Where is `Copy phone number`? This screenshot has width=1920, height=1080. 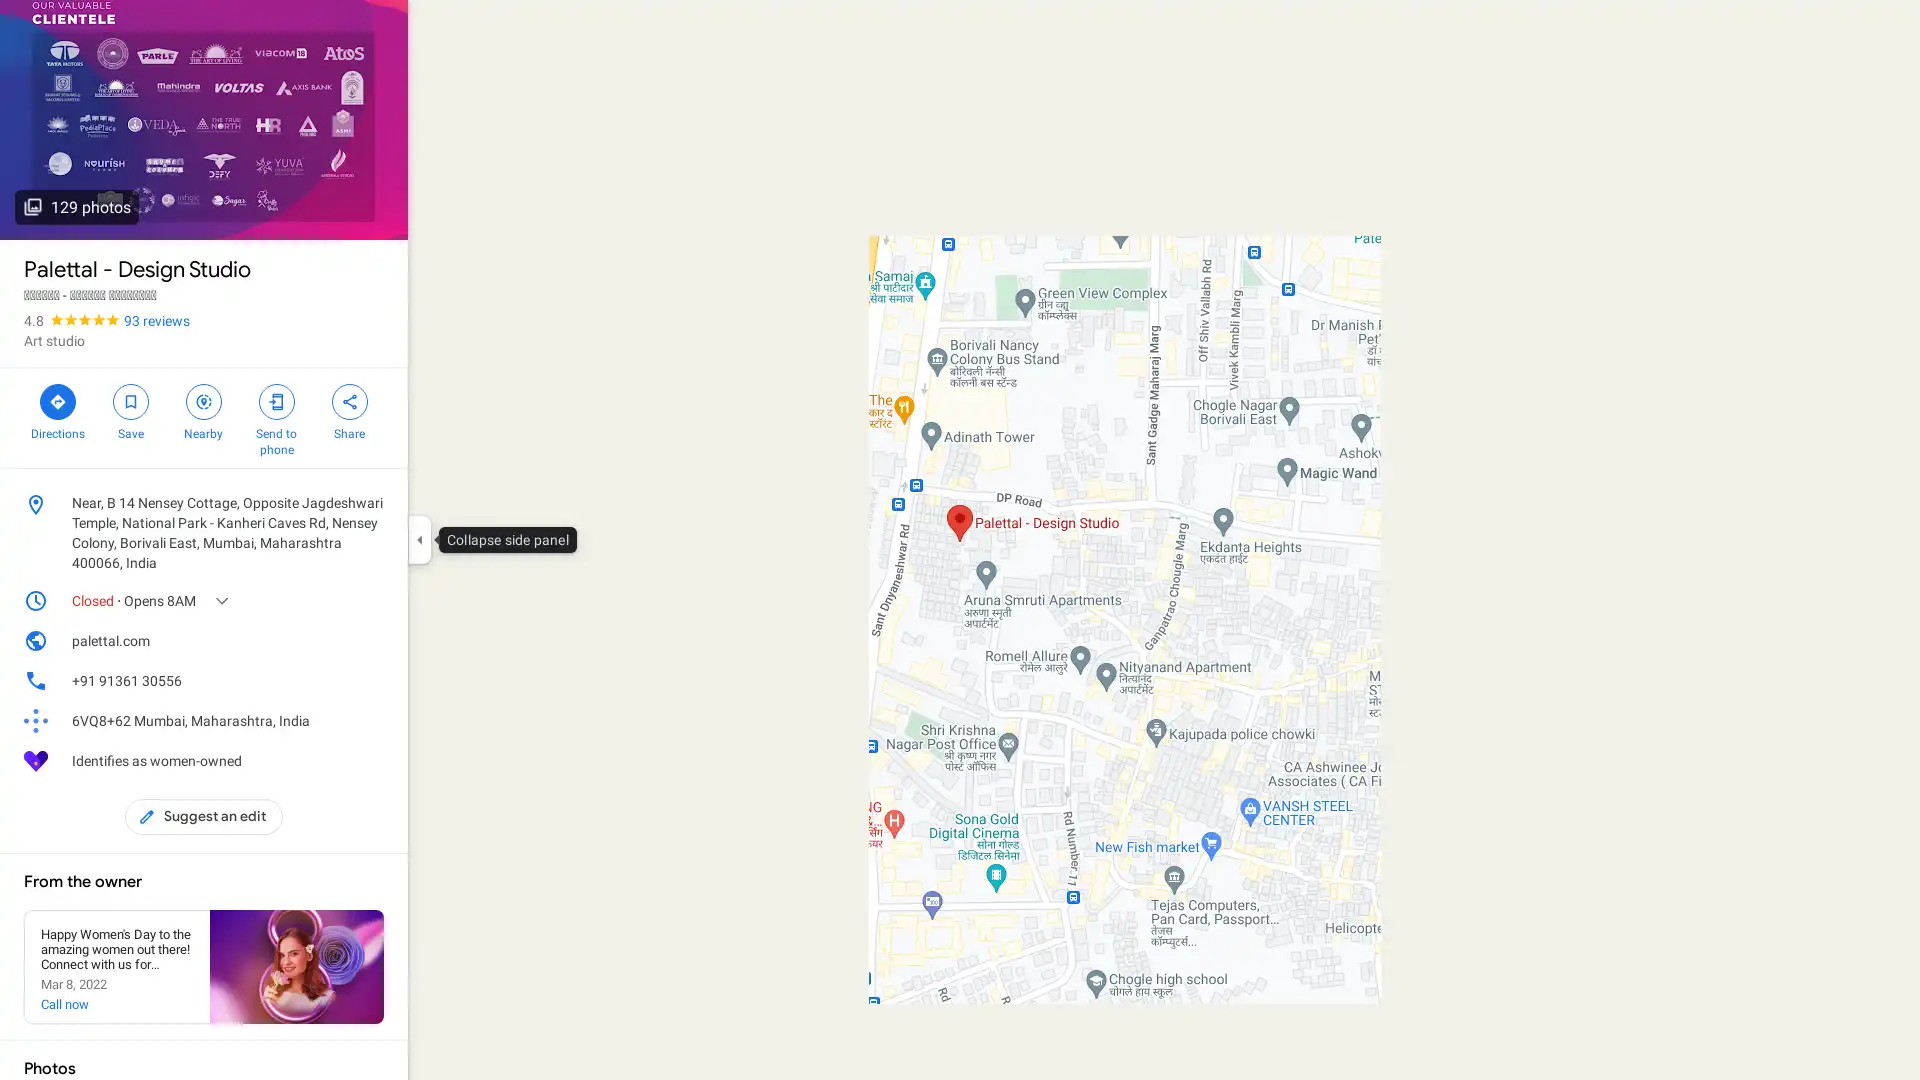
Copy phone number is located at coordinates (344, 680).